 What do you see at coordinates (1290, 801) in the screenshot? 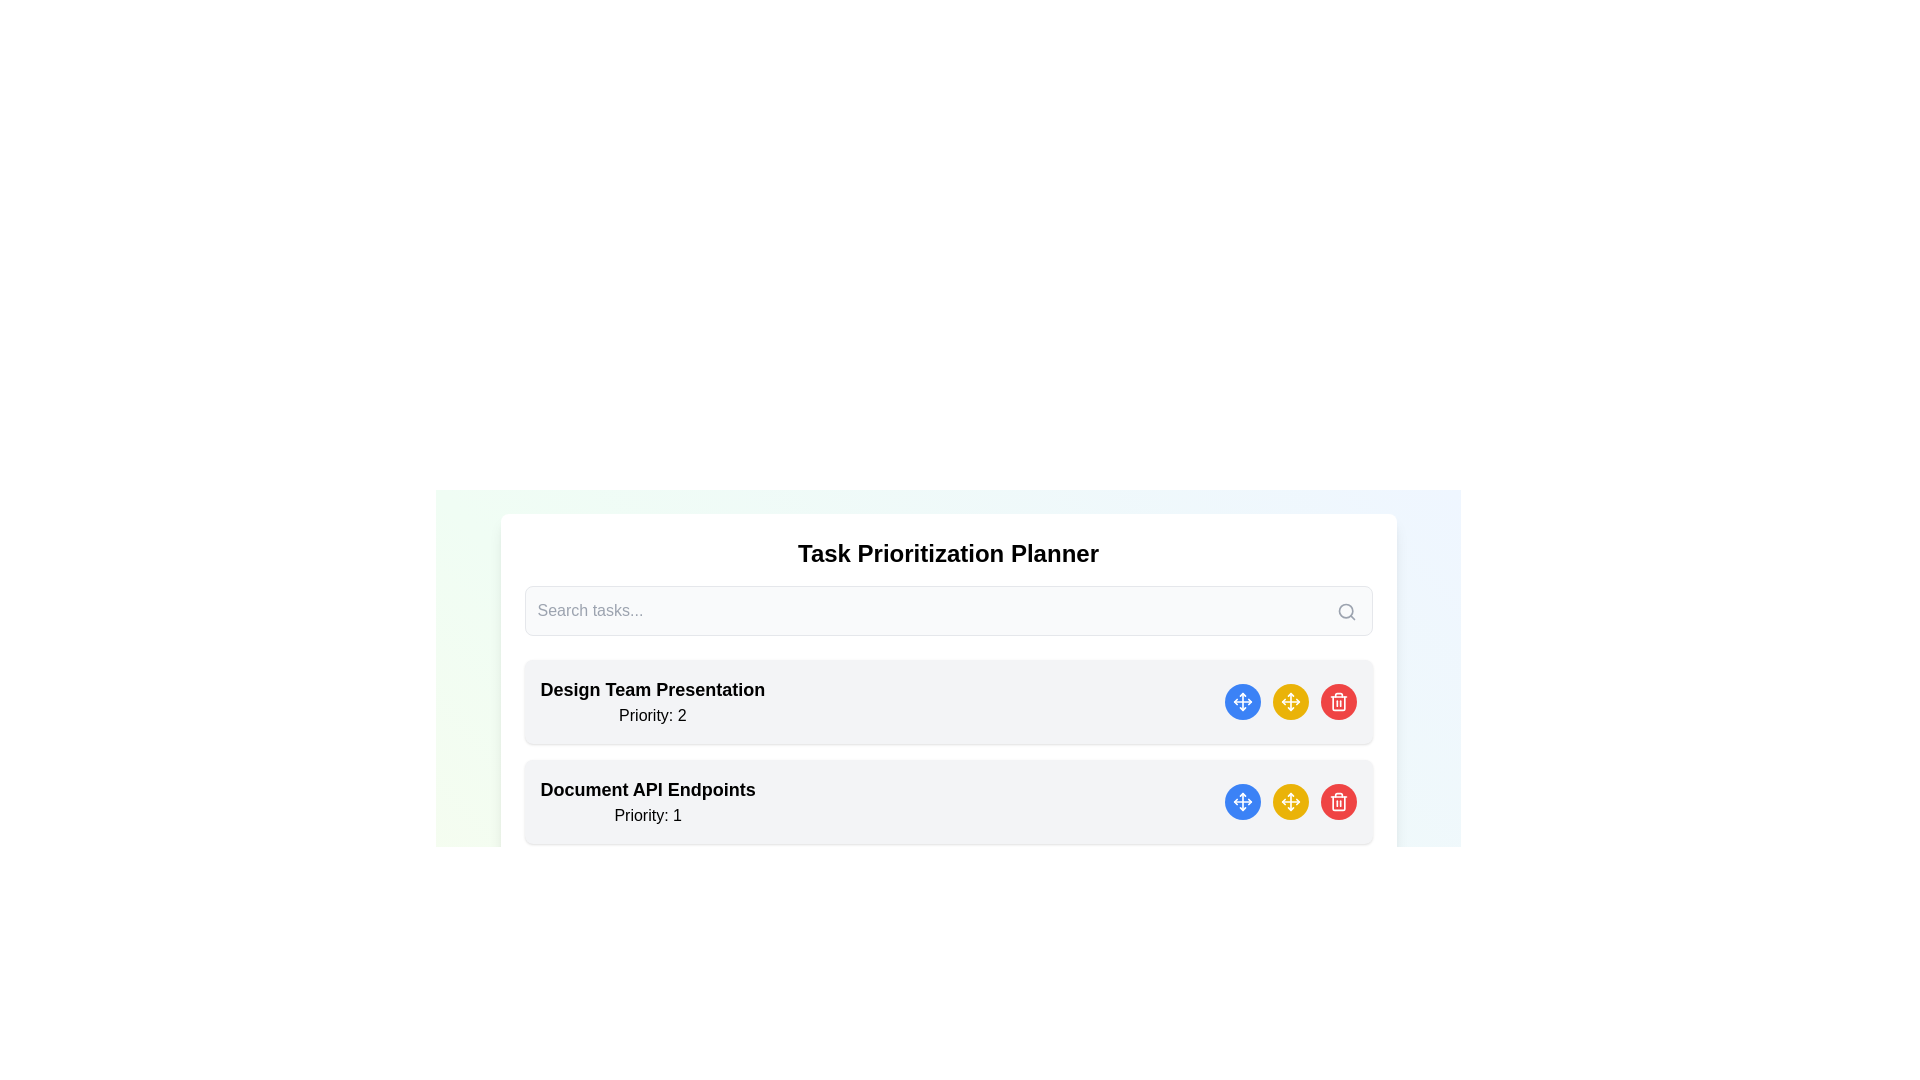
I see `the small circular yellow button with a white four-directional arrow icon, located between a blue button on the left and a red button on the right` at bounding box center [1290, 801].